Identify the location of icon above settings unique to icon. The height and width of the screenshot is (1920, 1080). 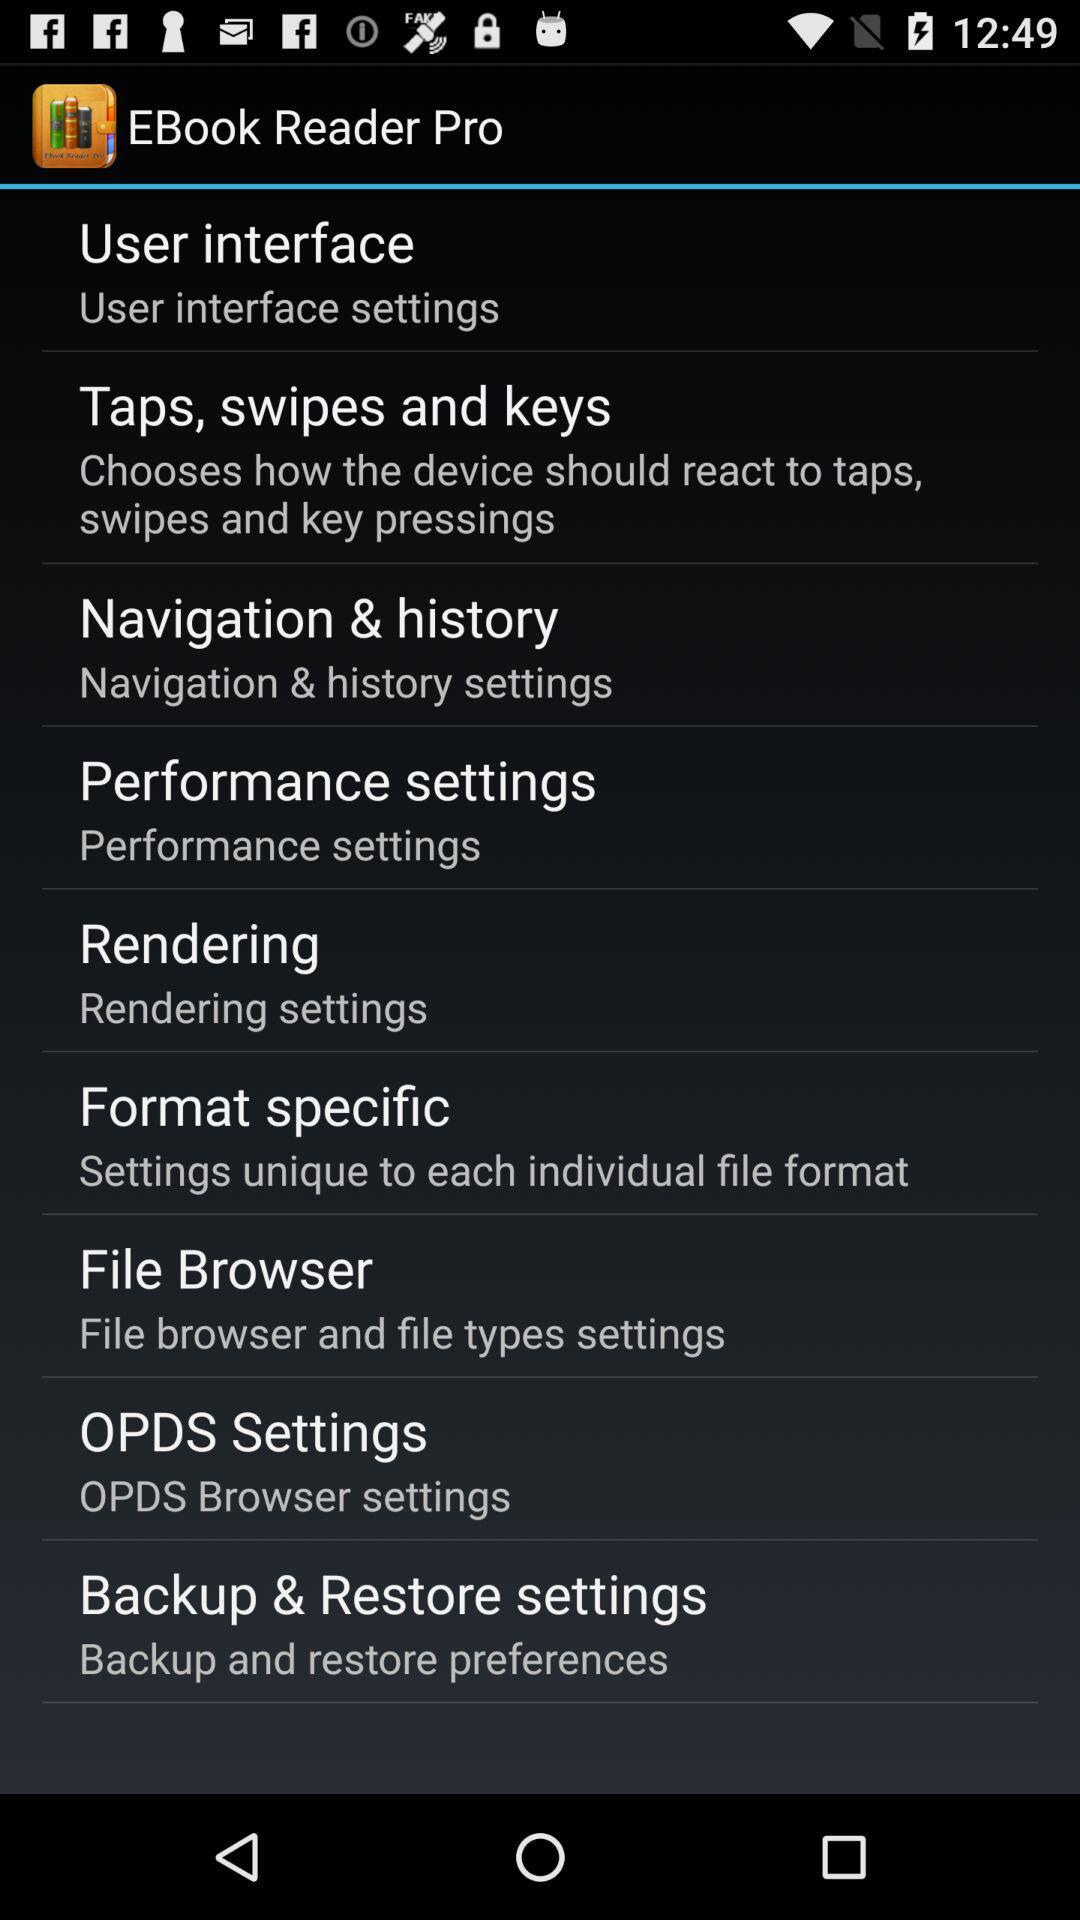
(263, 1103).